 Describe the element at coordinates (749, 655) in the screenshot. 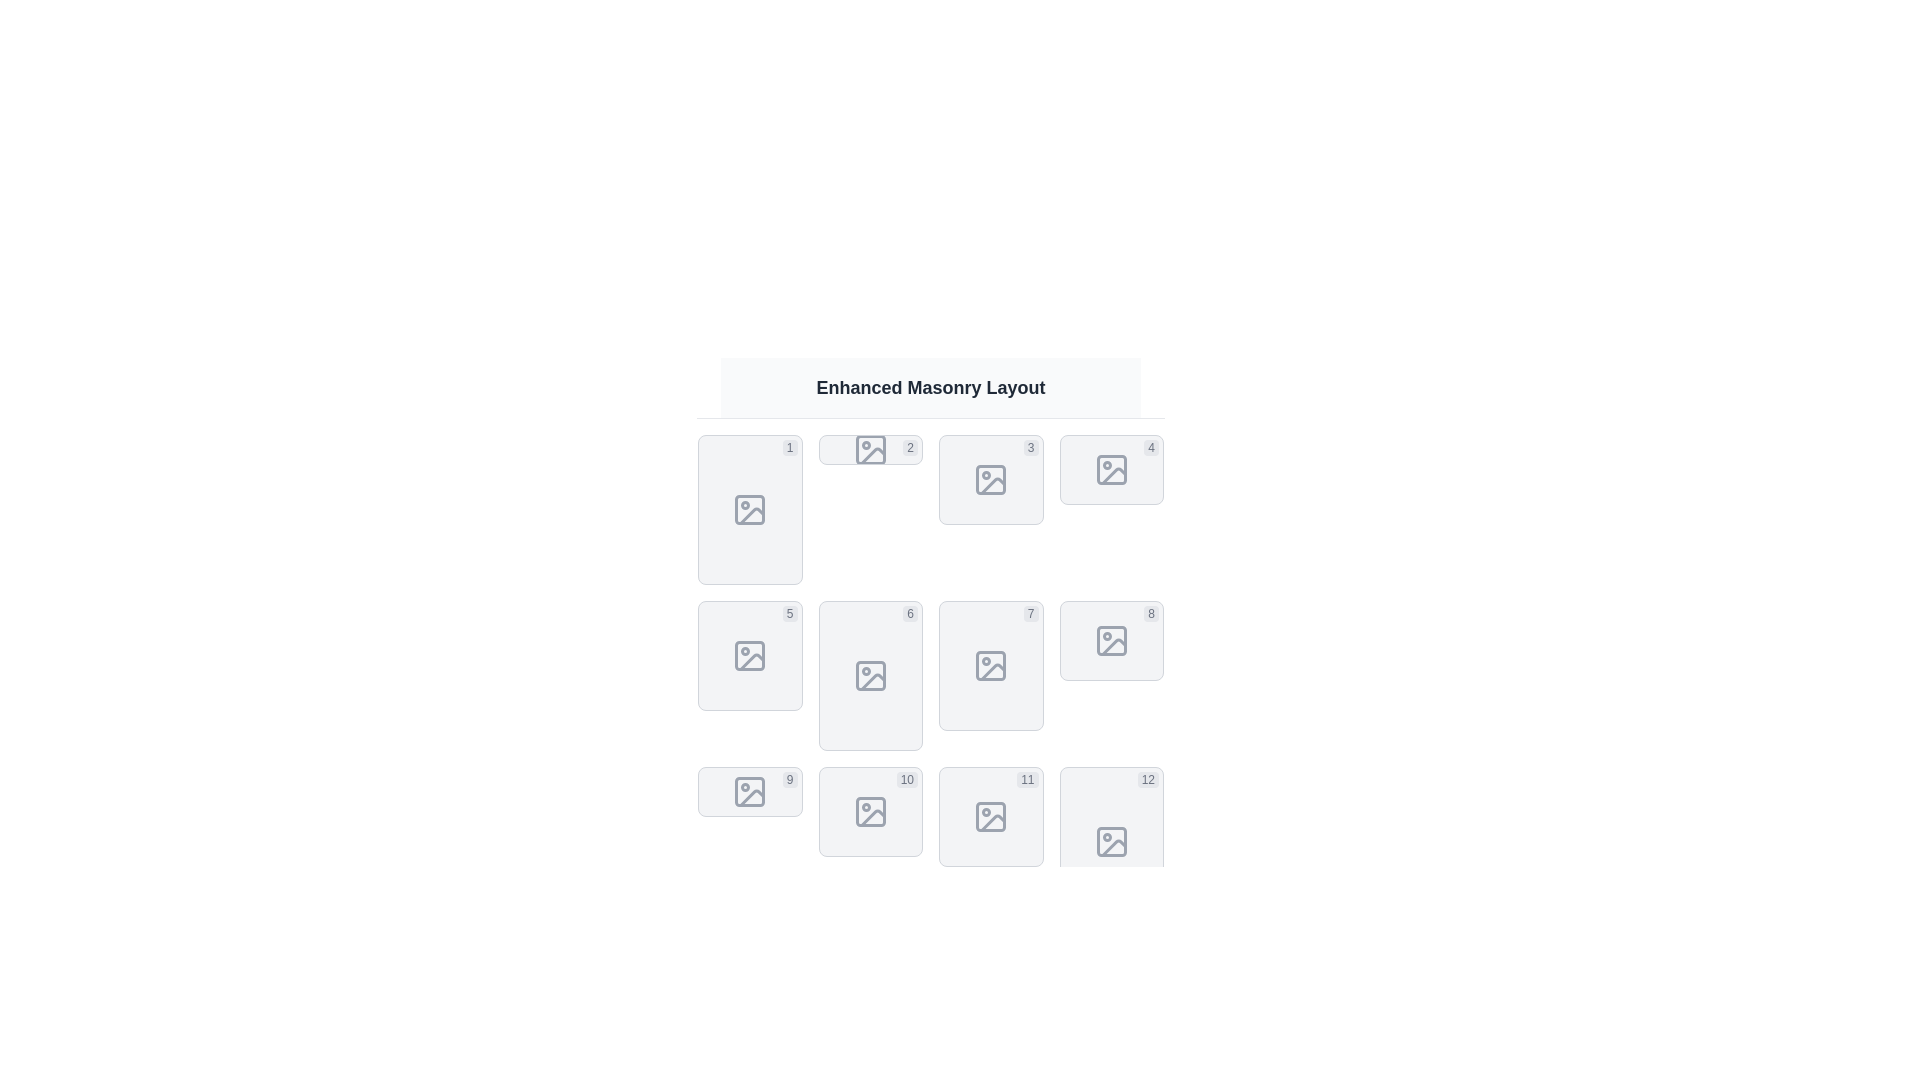

I see `the icon representing imagery, which is located inside the fifth item of the 'Enhanced Masonry Layout' grid, centrally positioned within a light gray square with rounded corners` at that location.